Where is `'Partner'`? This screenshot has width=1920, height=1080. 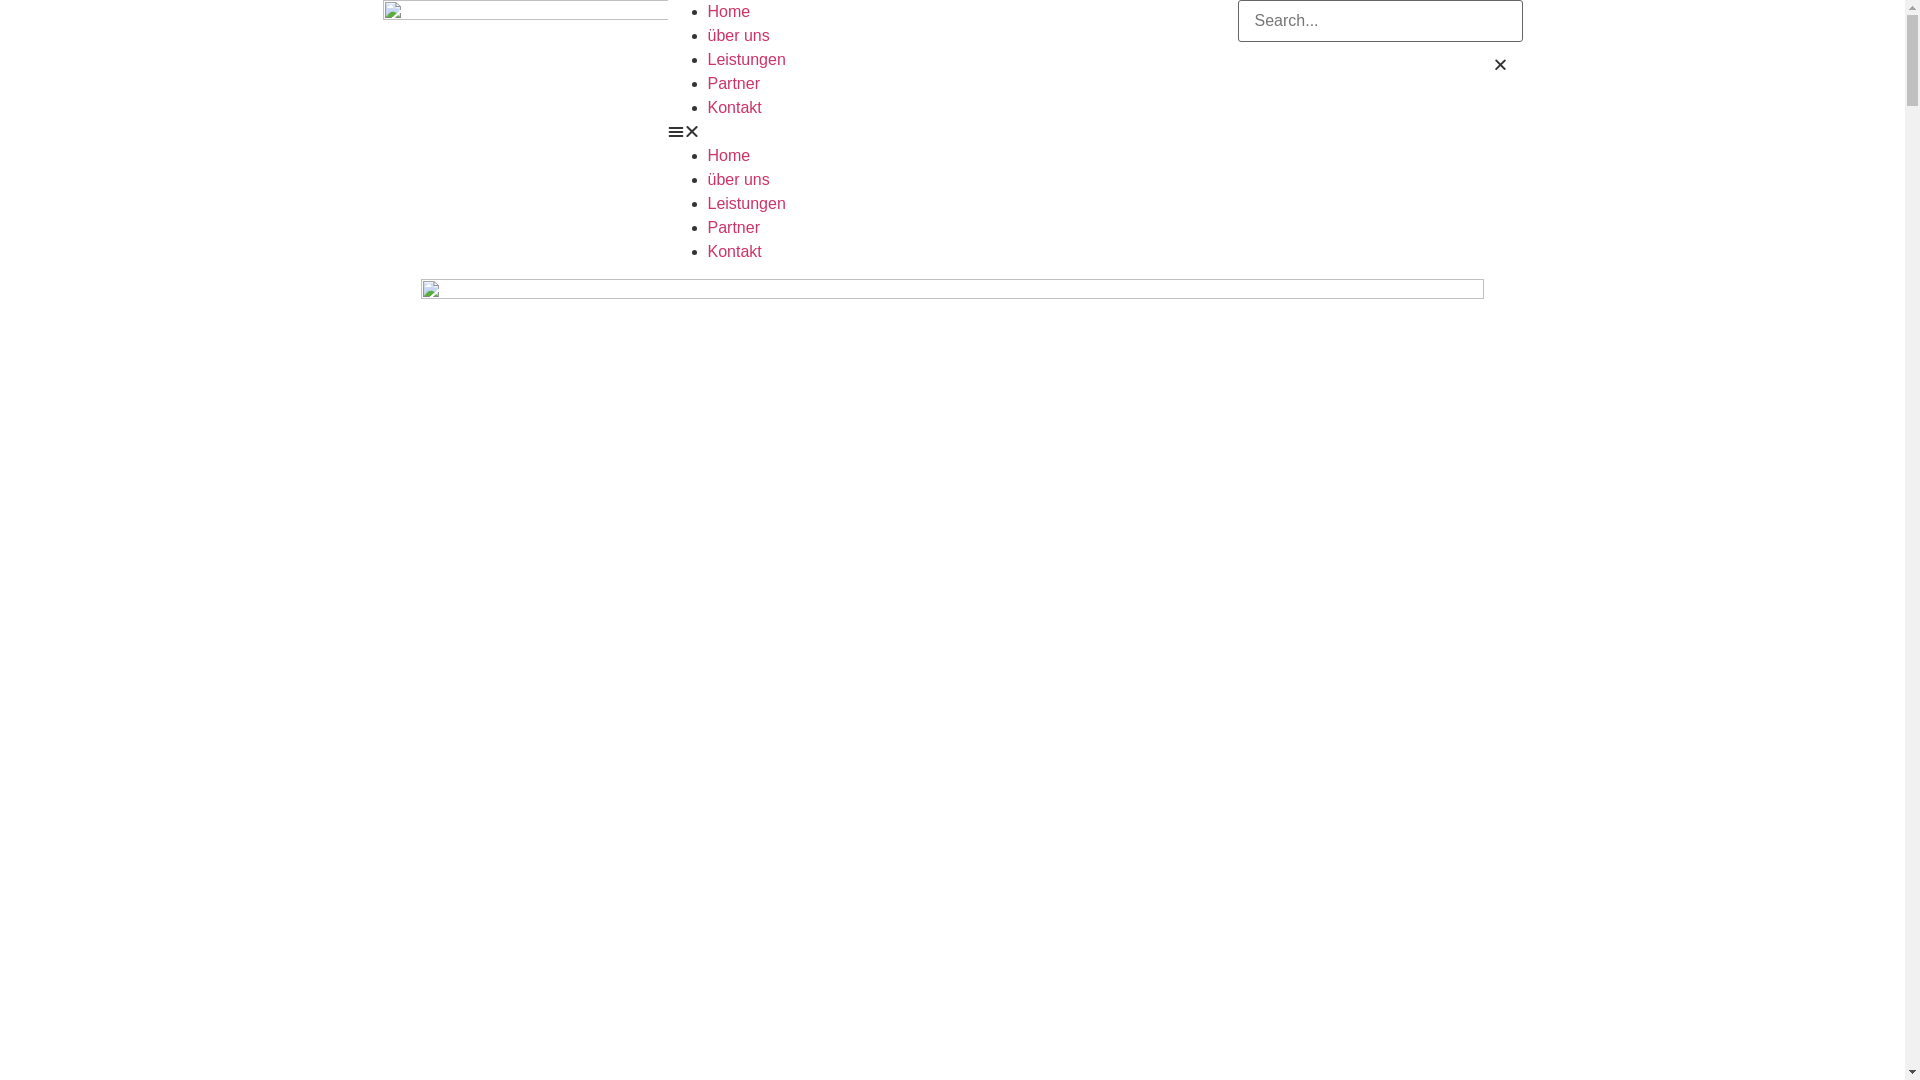
'Partner' is located at coordinates (733, 82).